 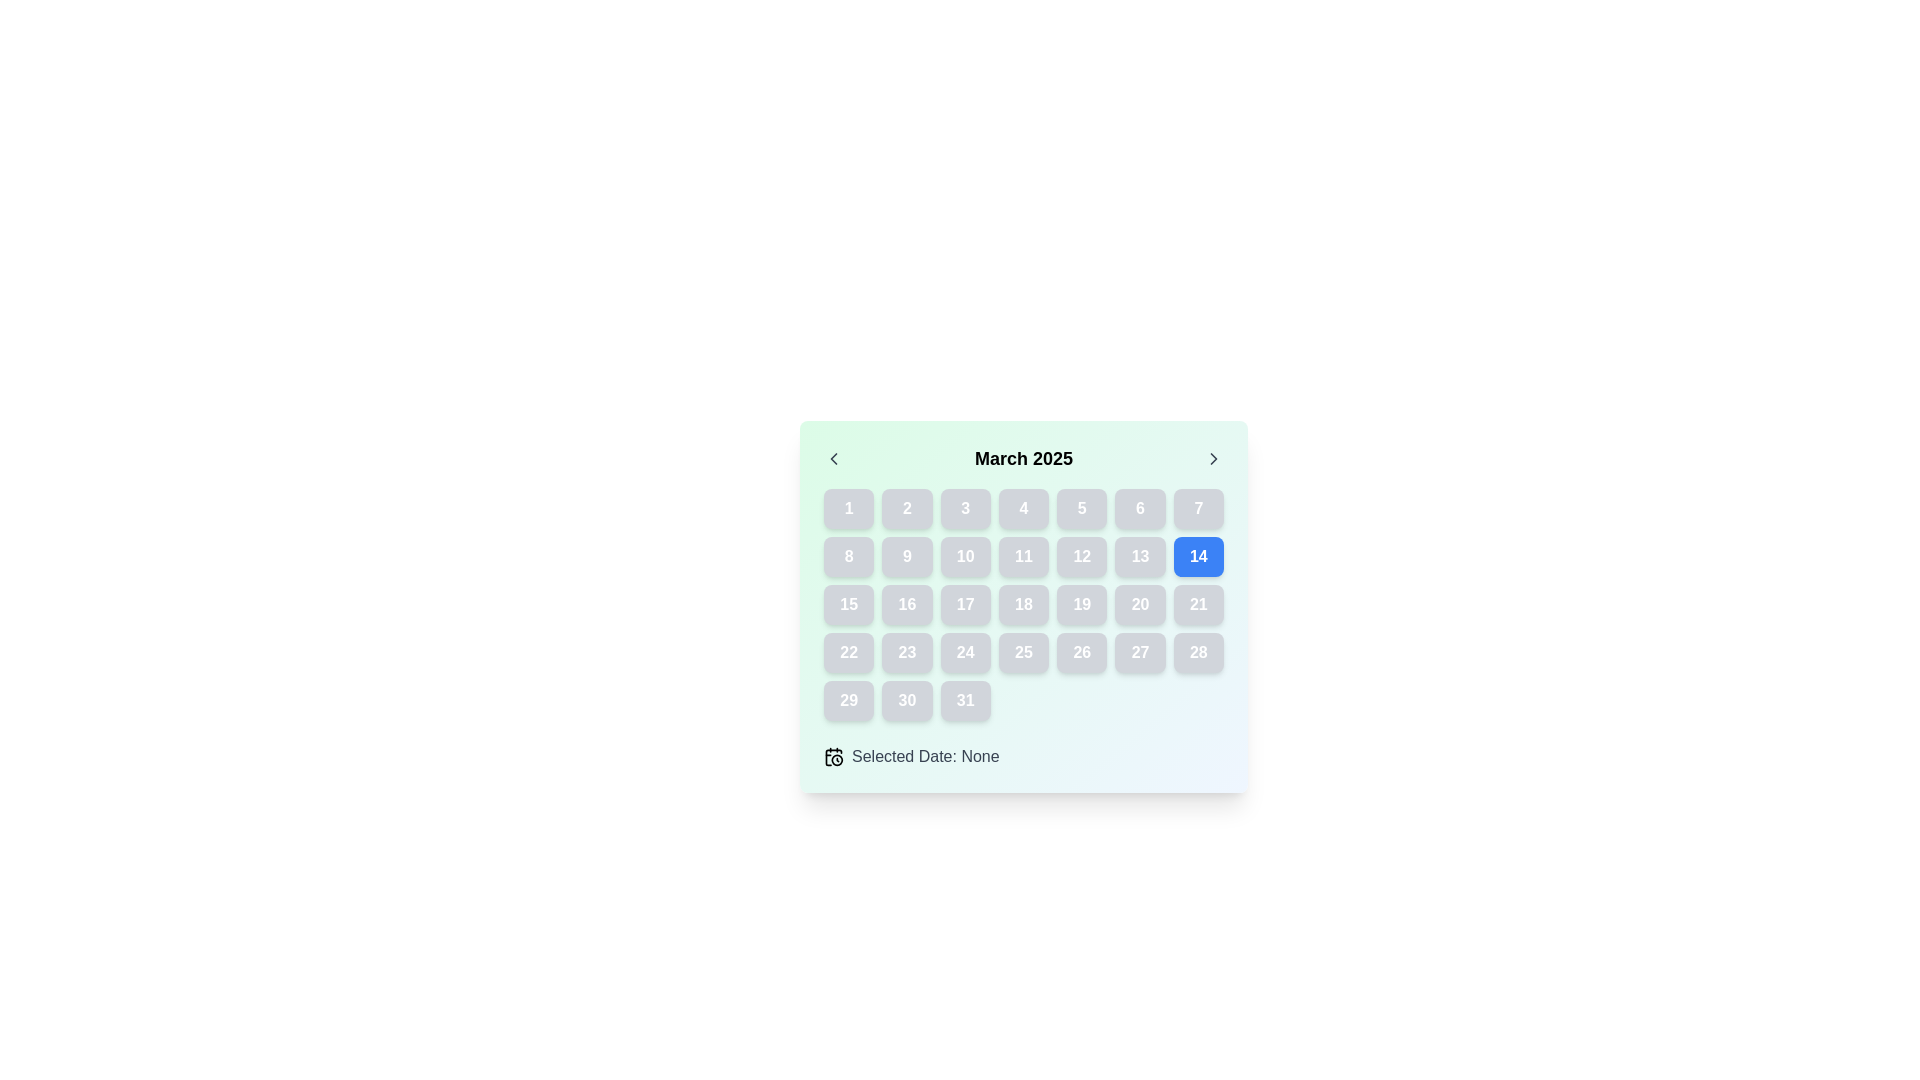 I want to click on the date selection button located in the last row of the calendar widget, so click(x=849, y=700).